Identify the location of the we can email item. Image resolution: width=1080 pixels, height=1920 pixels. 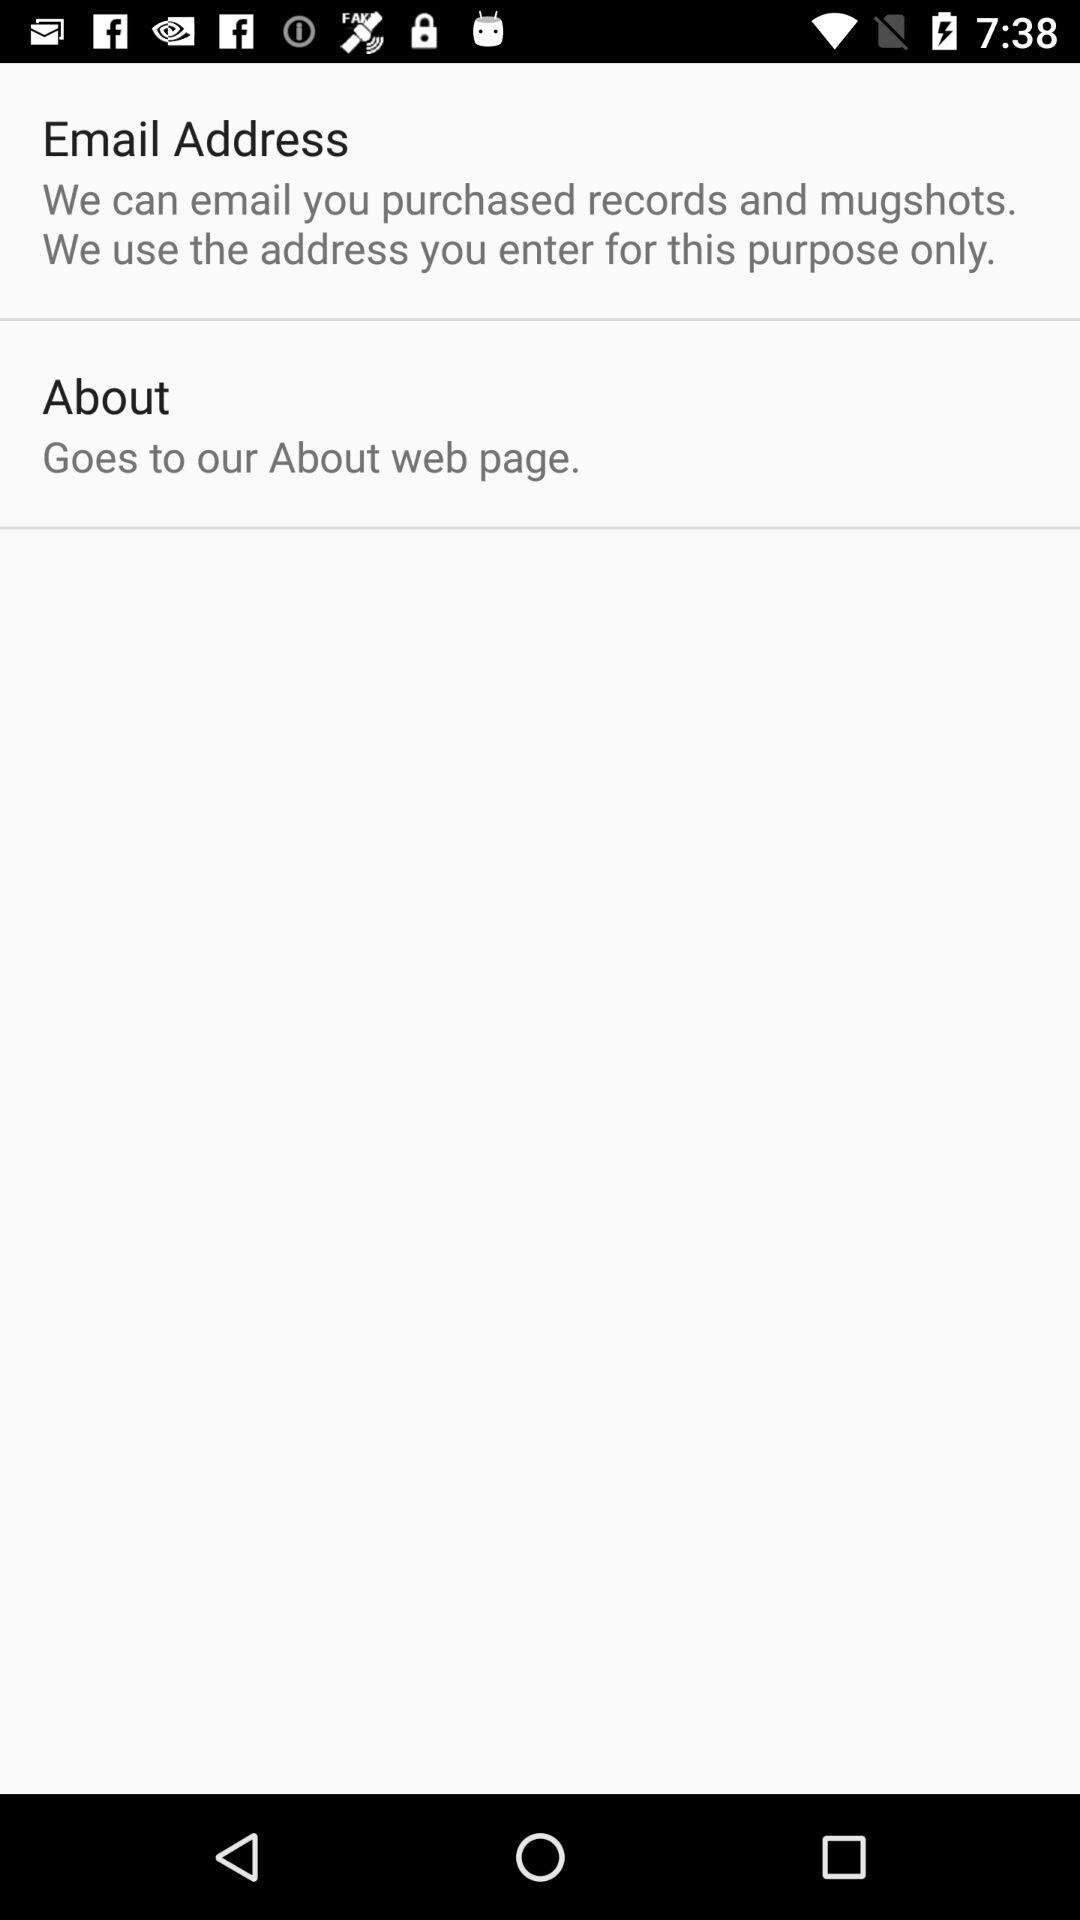
(540, 222).